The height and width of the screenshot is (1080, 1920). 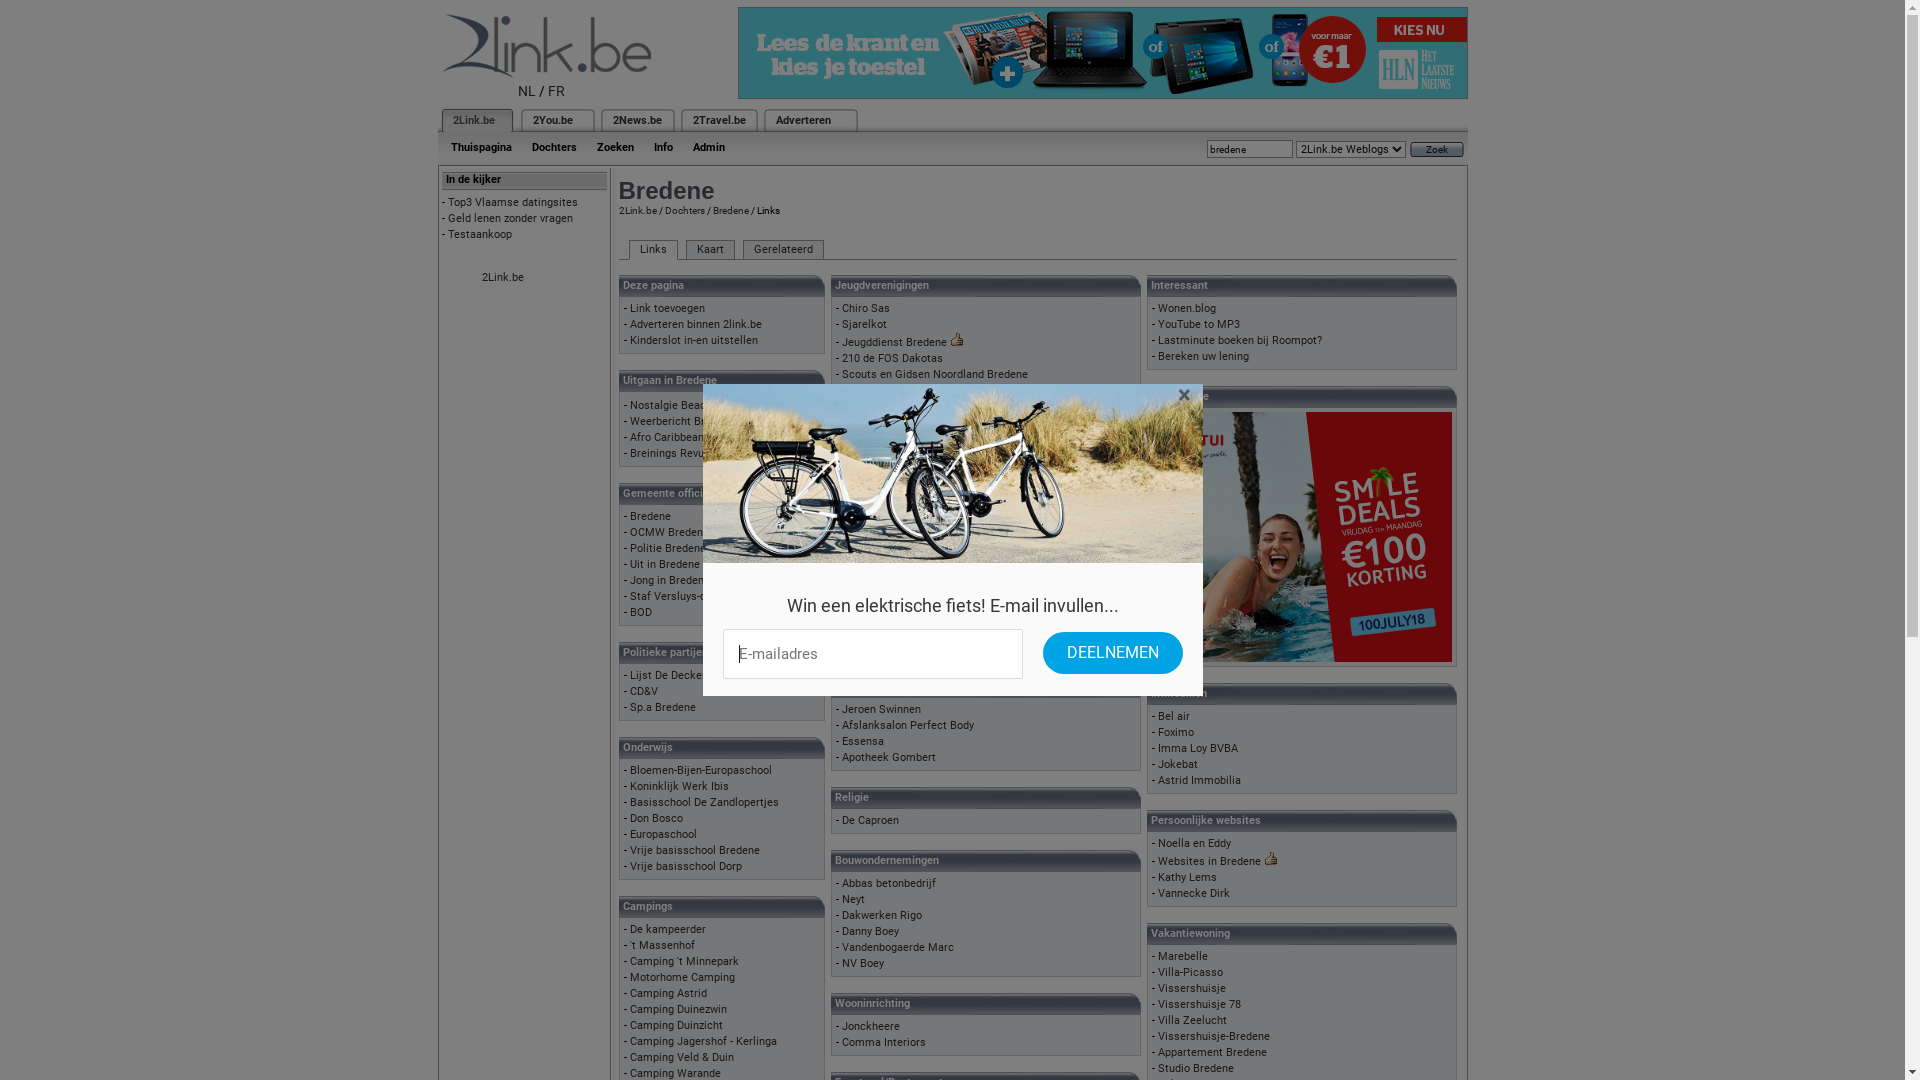 I want to click on '2News.be', so click(x=610, y=120).